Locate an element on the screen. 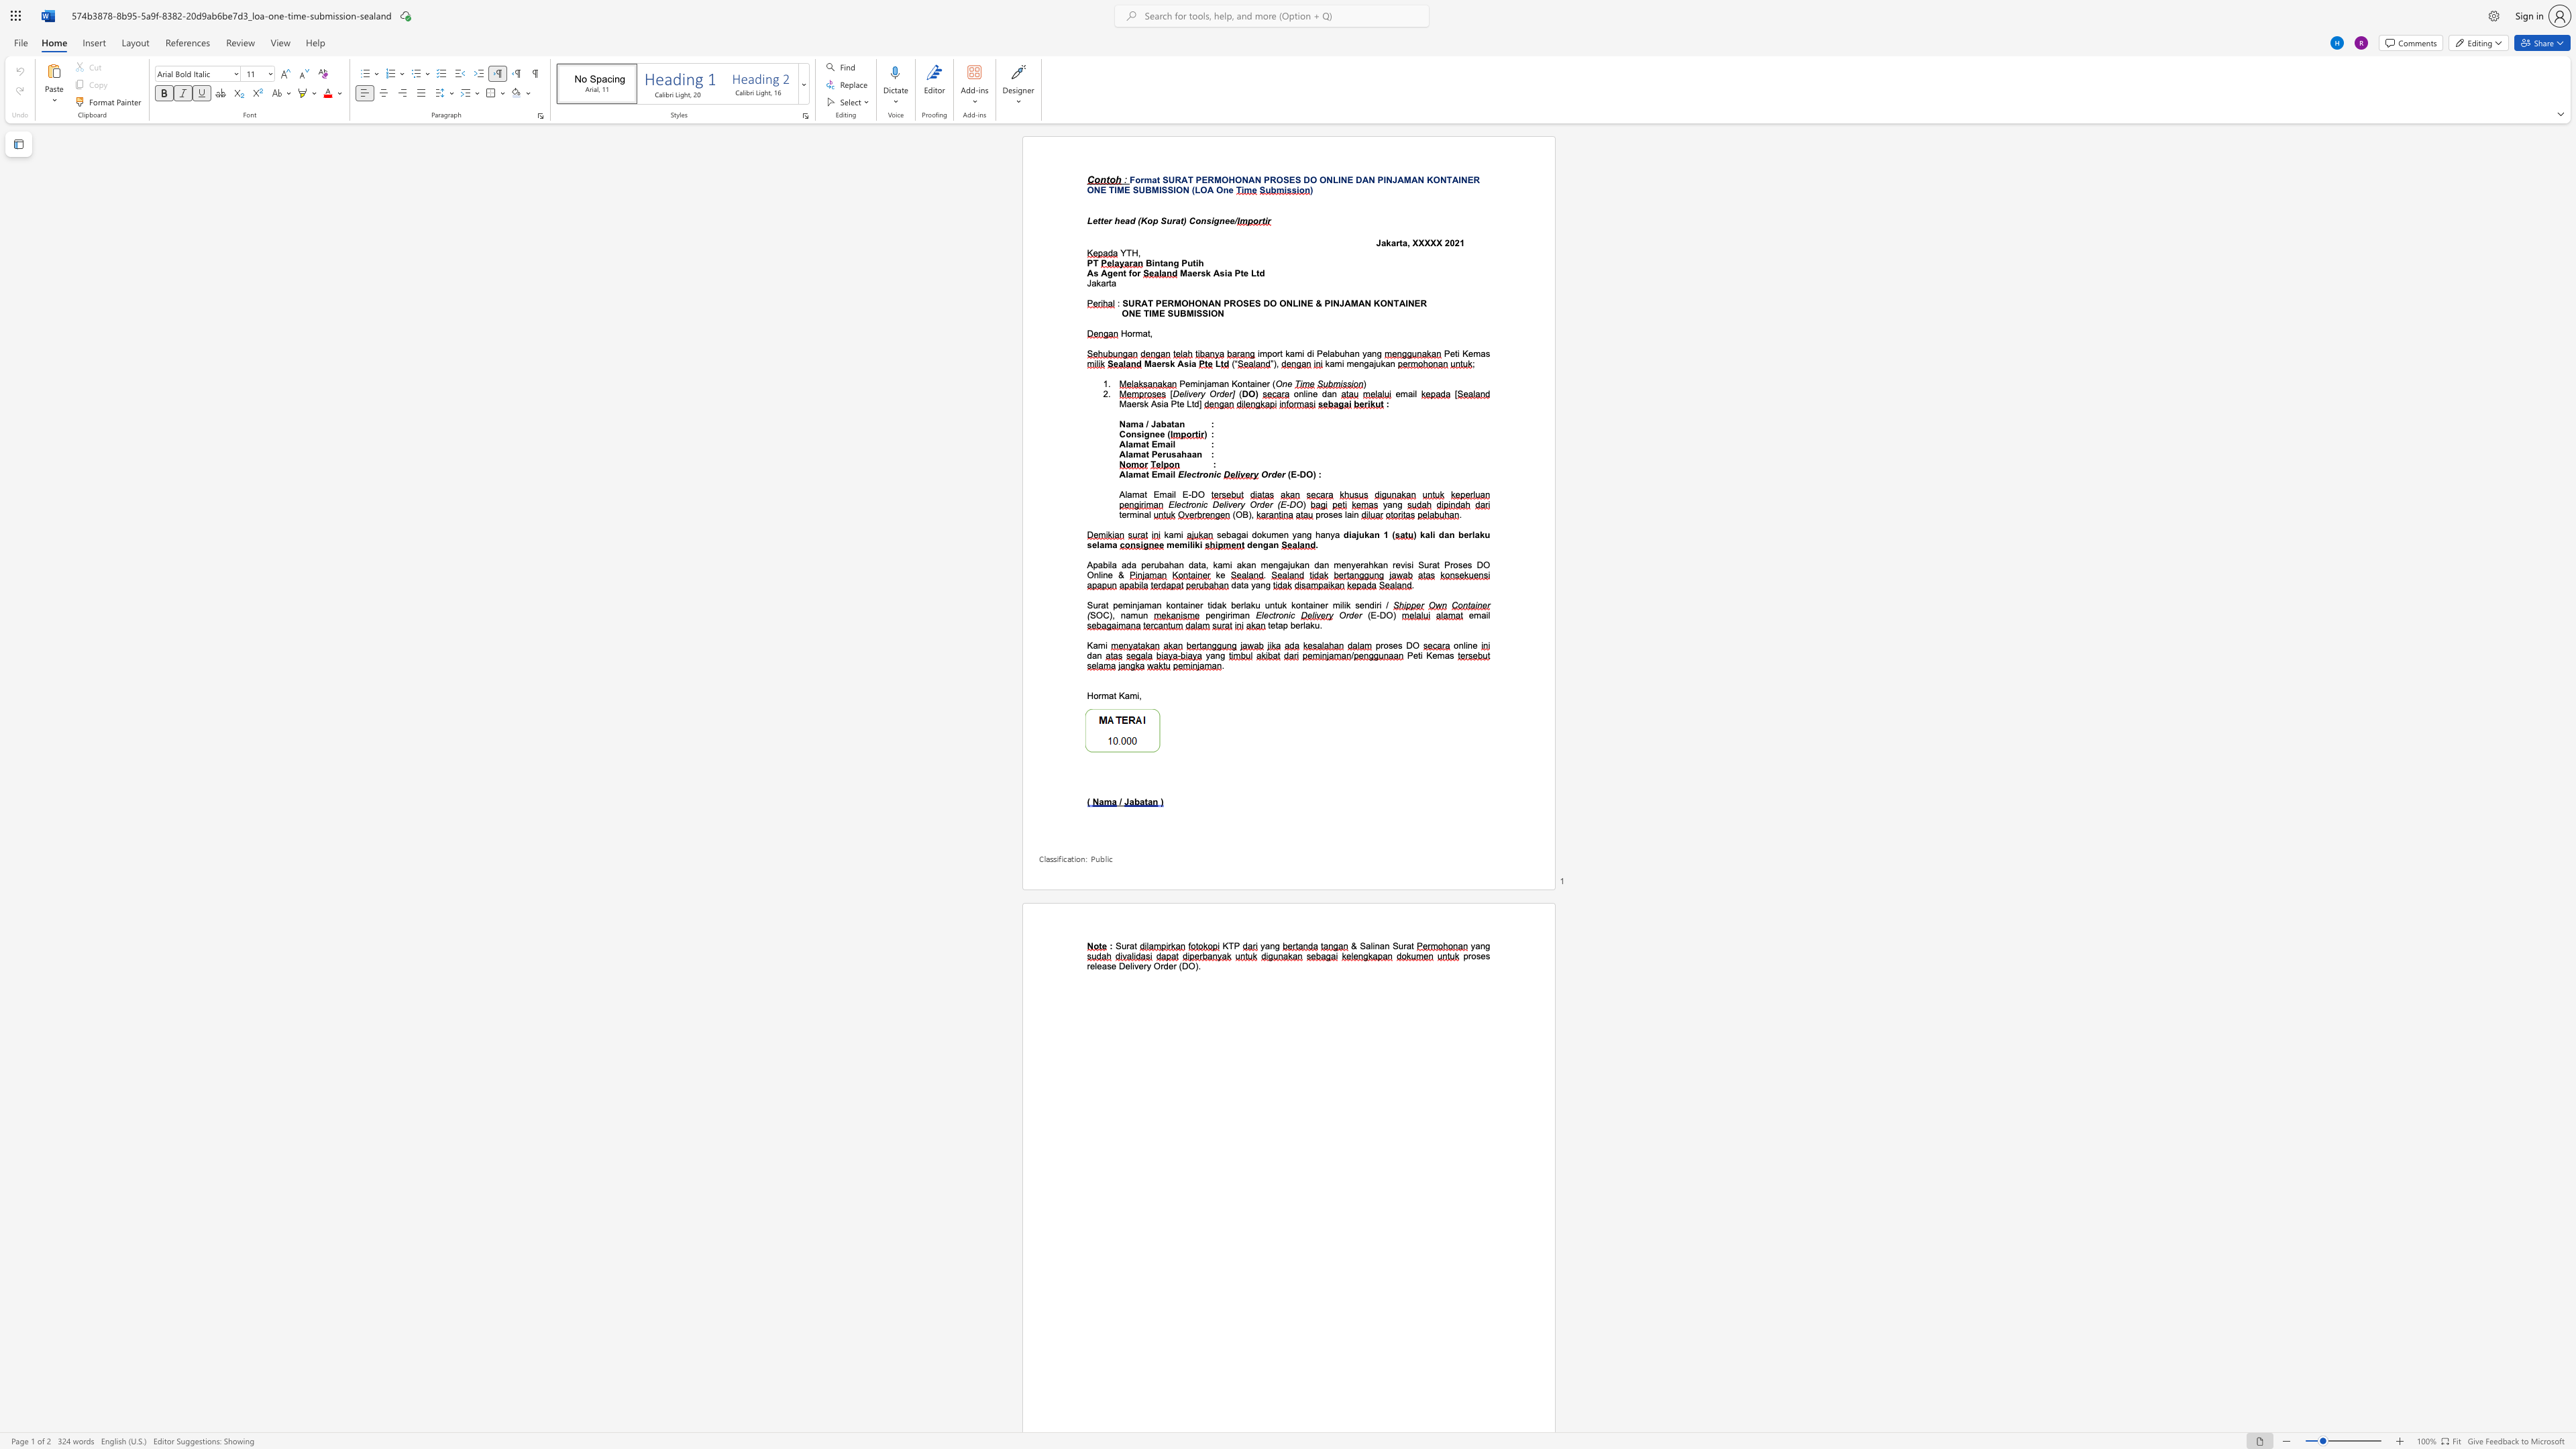 The width and height of the screenshot is (2576, 1449). the subset text "d]" within the text "Maersk Asia Pte Ltd]" is located at coordinates (1193, 403).